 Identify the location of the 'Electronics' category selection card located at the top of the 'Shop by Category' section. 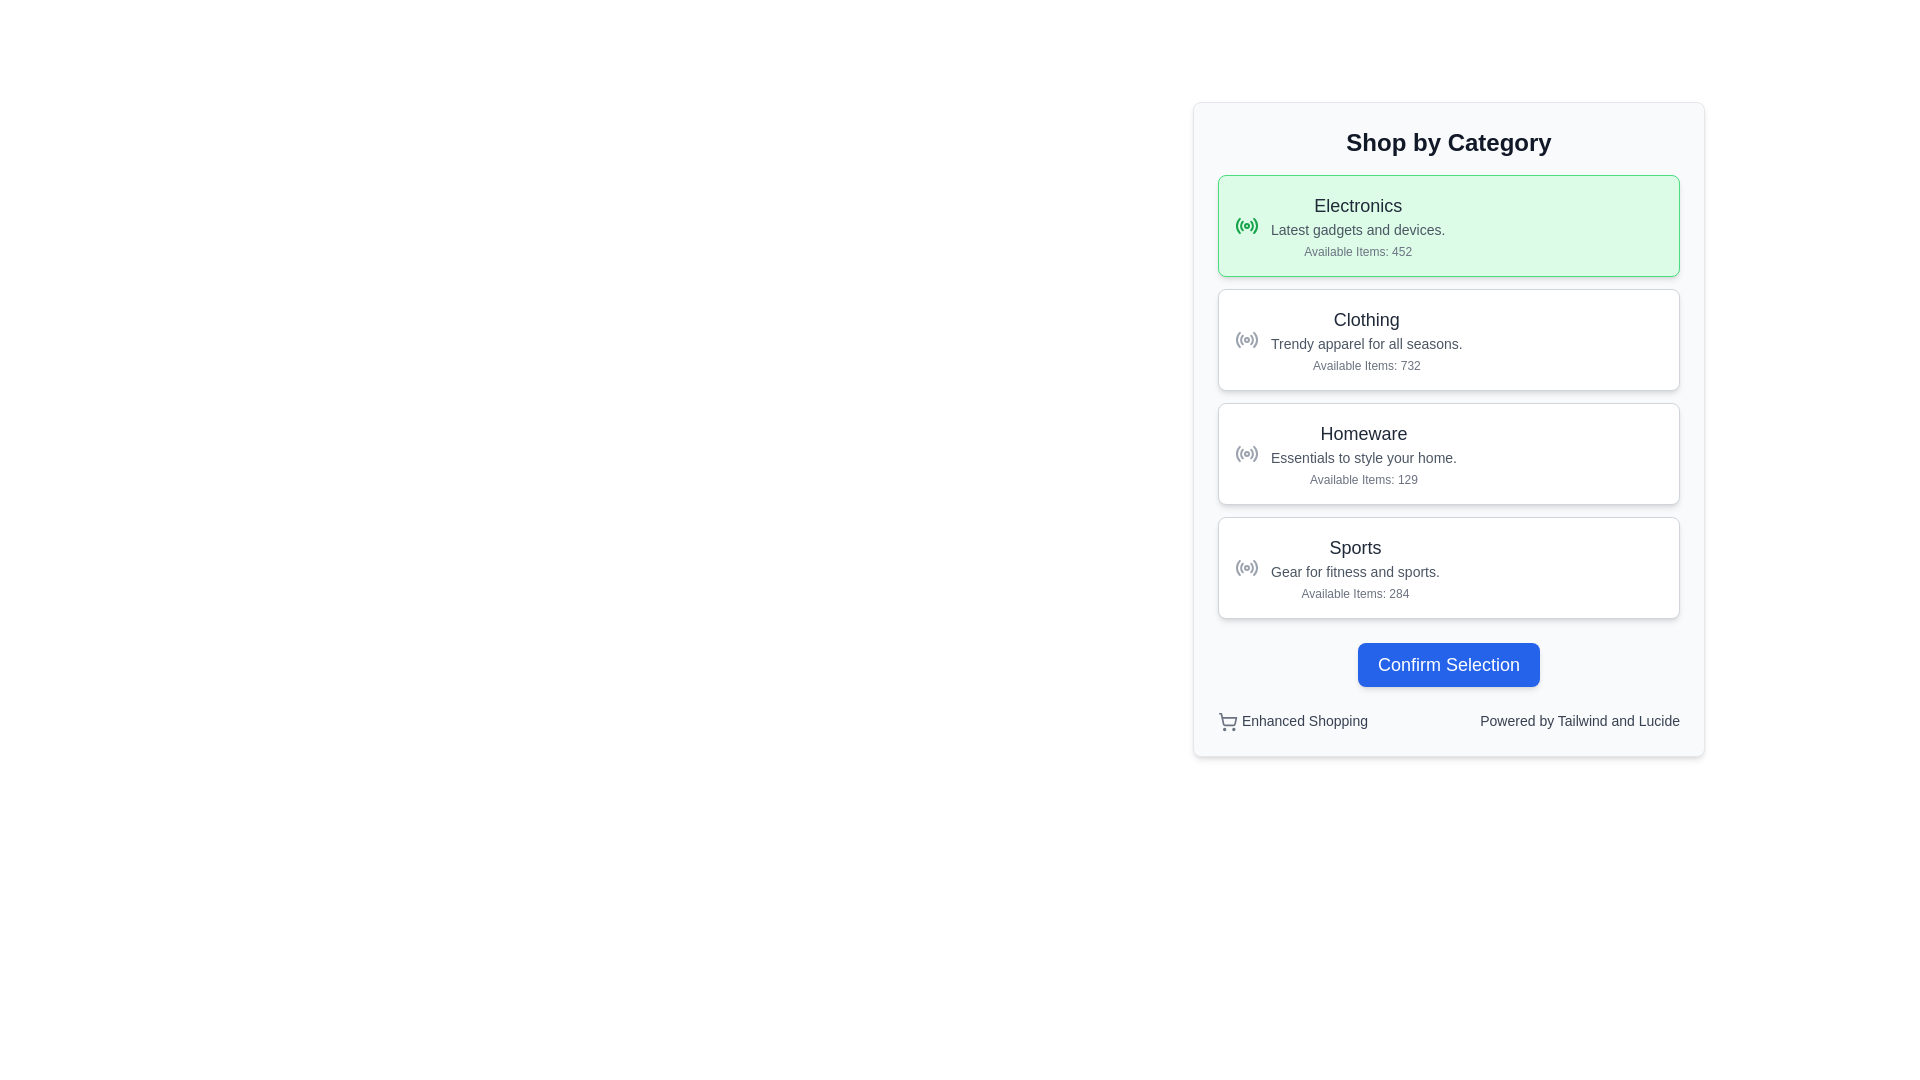
(1358, 225).